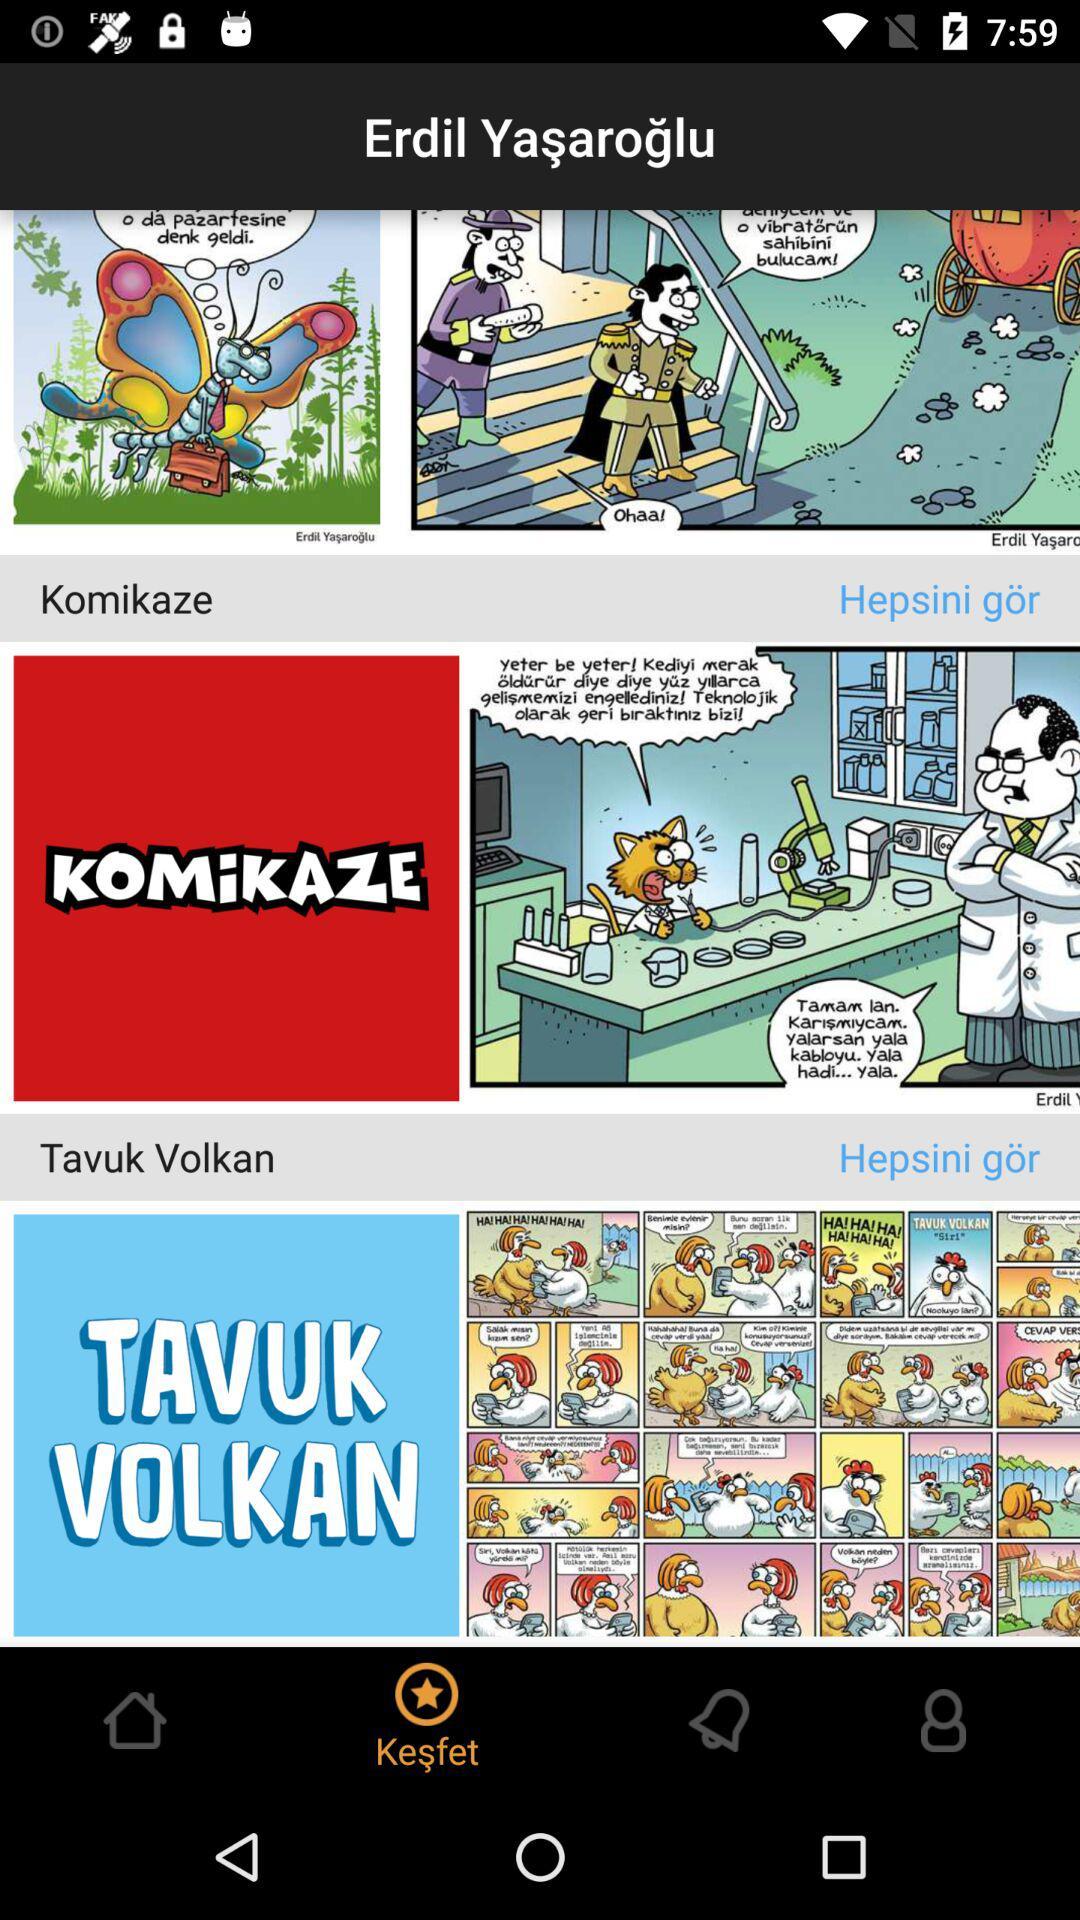  Describe the element at coordinates (438, 597) in the screenshot. I see `komikaze item` at that location.